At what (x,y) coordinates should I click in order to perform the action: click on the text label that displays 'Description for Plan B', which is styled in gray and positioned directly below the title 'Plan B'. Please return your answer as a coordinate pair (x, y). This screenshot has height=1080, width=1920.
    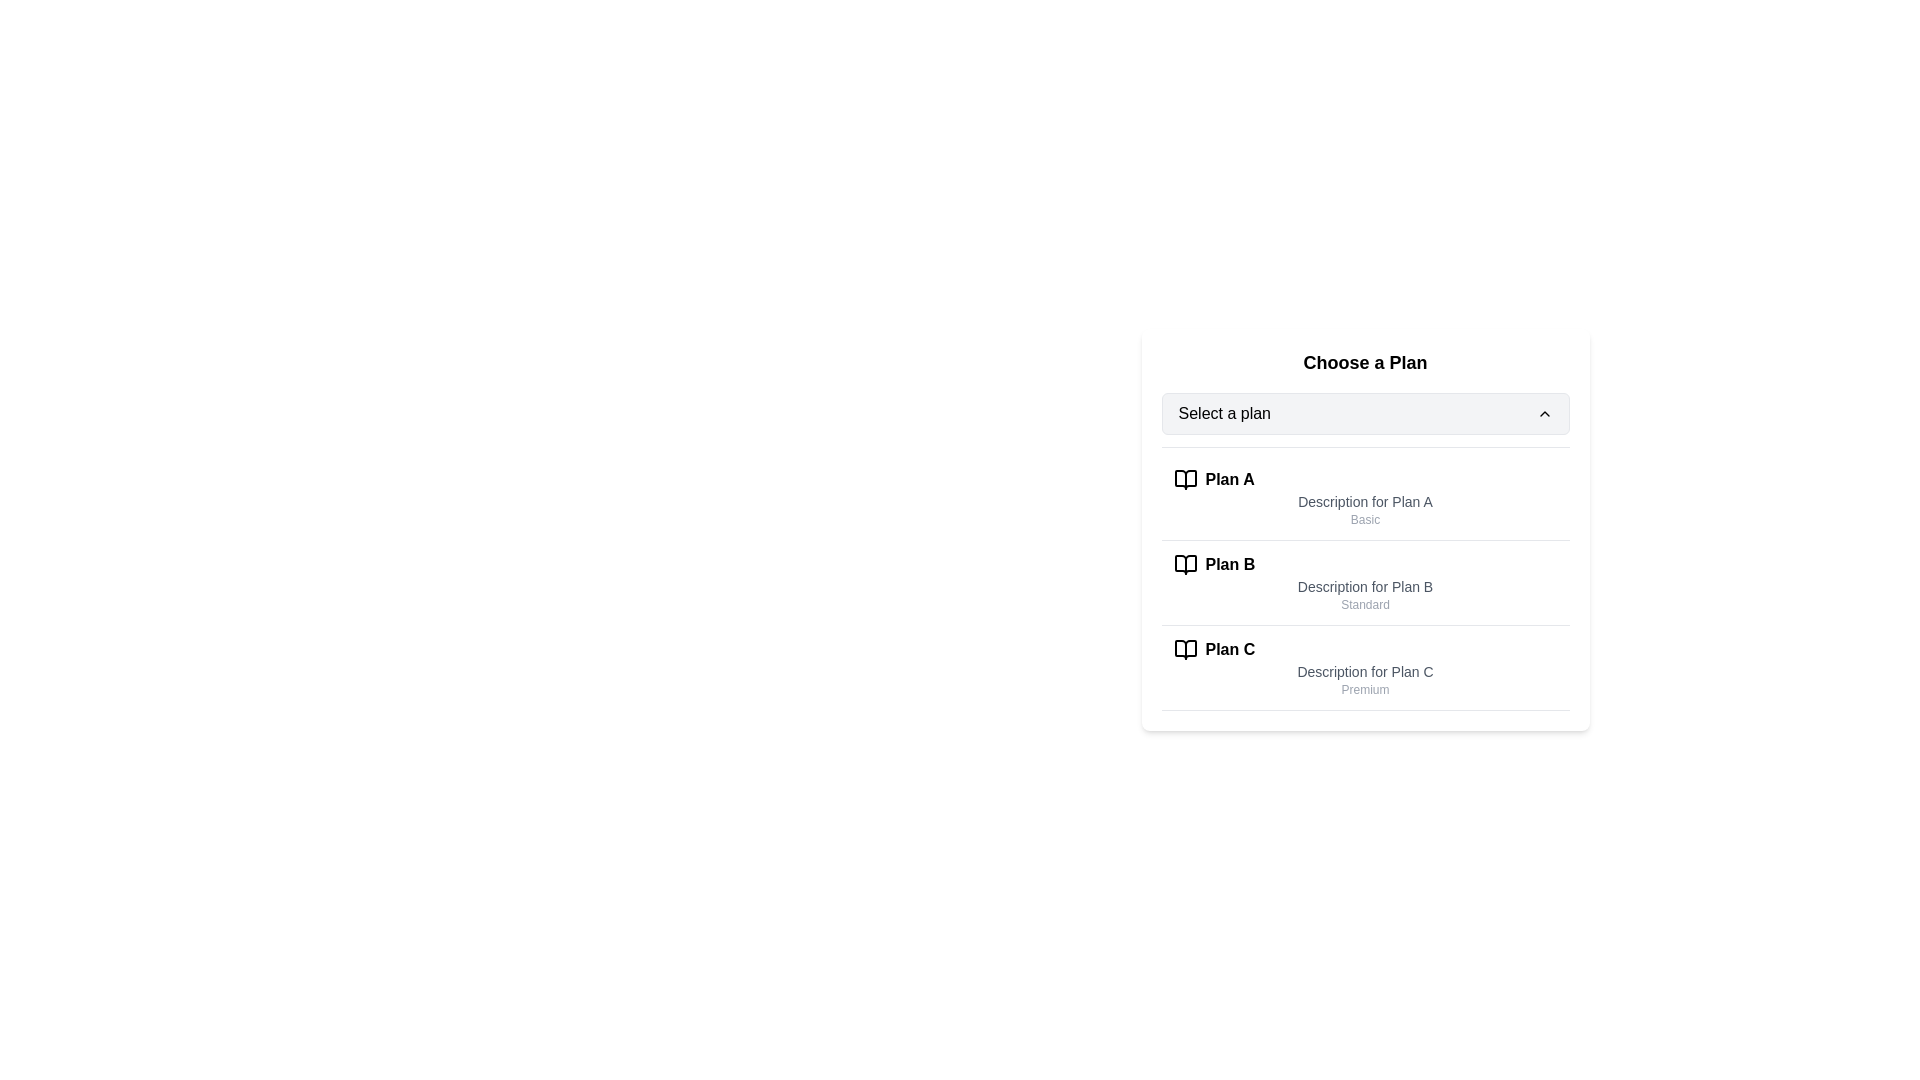
    Looking at the image, I should click on (1364, 585).